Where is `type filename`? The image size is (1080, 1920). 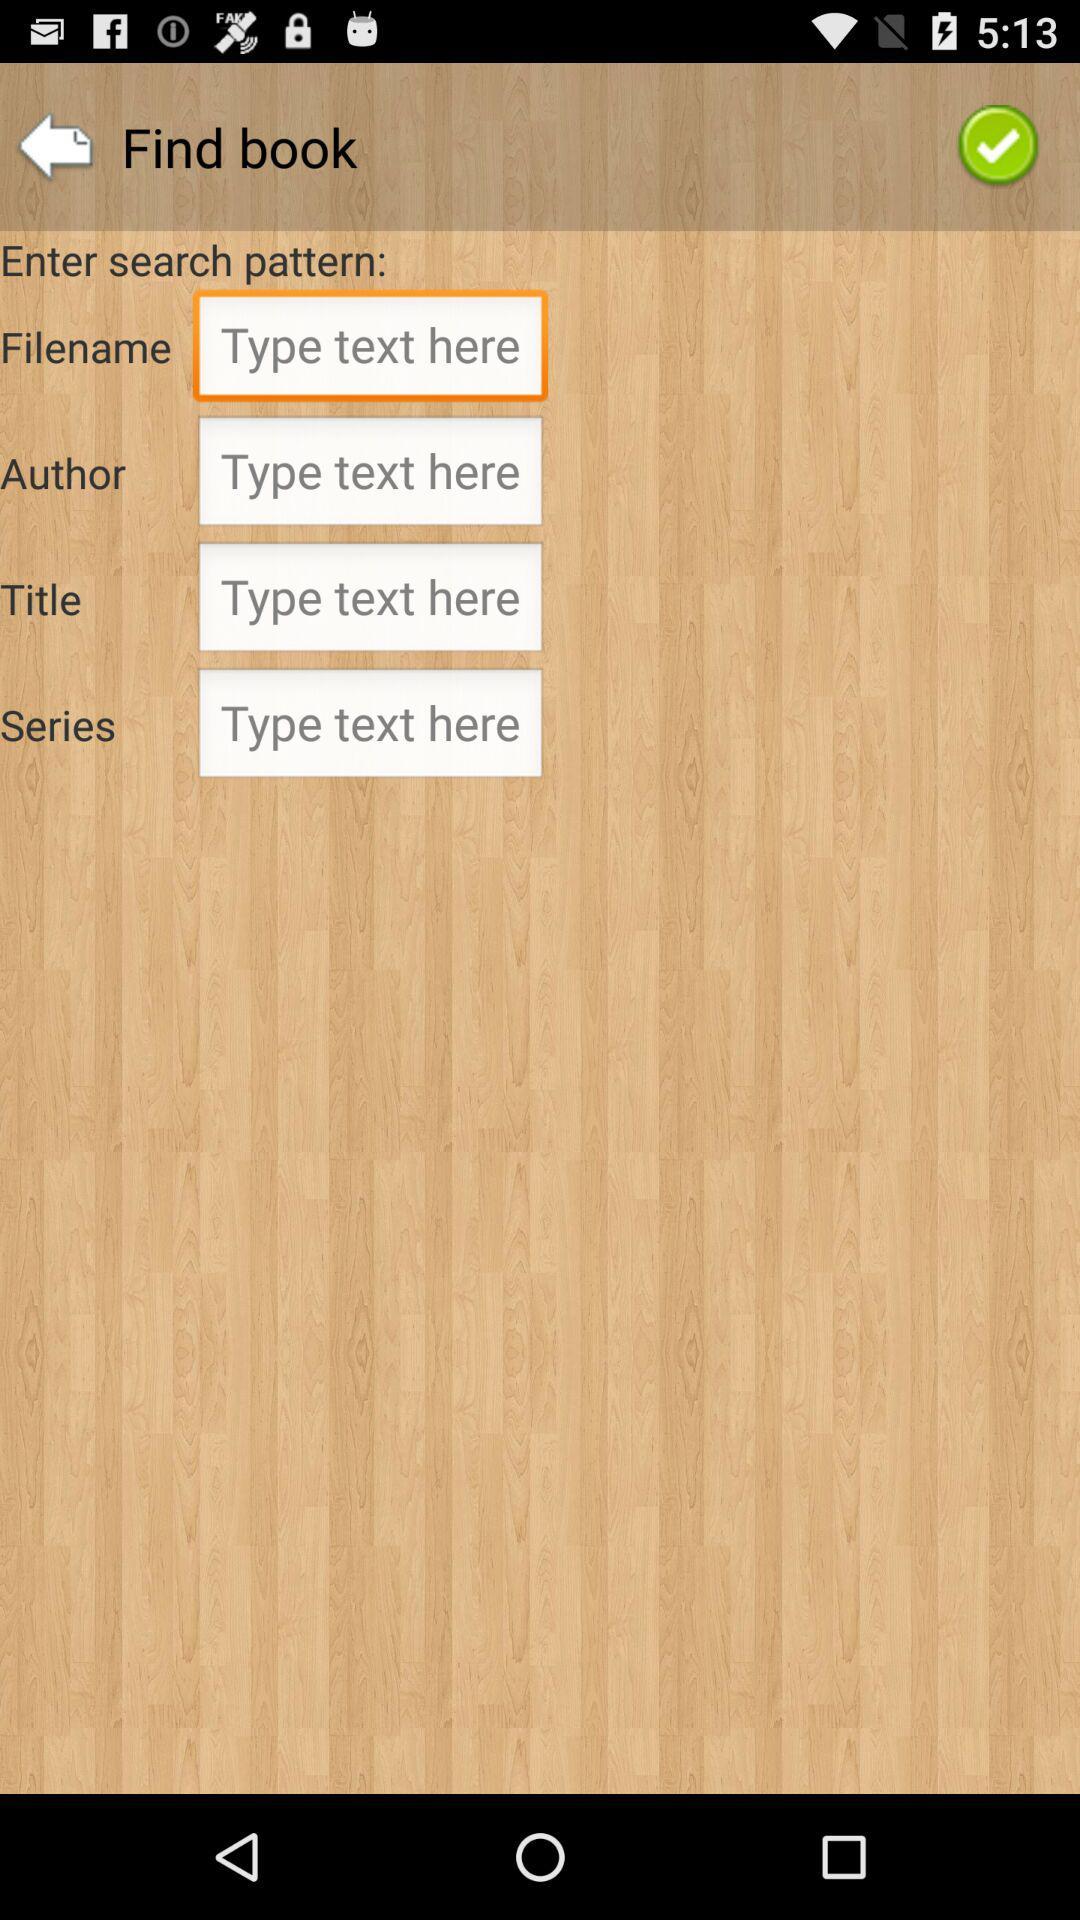 type filename is located at coordinates (370, 350).